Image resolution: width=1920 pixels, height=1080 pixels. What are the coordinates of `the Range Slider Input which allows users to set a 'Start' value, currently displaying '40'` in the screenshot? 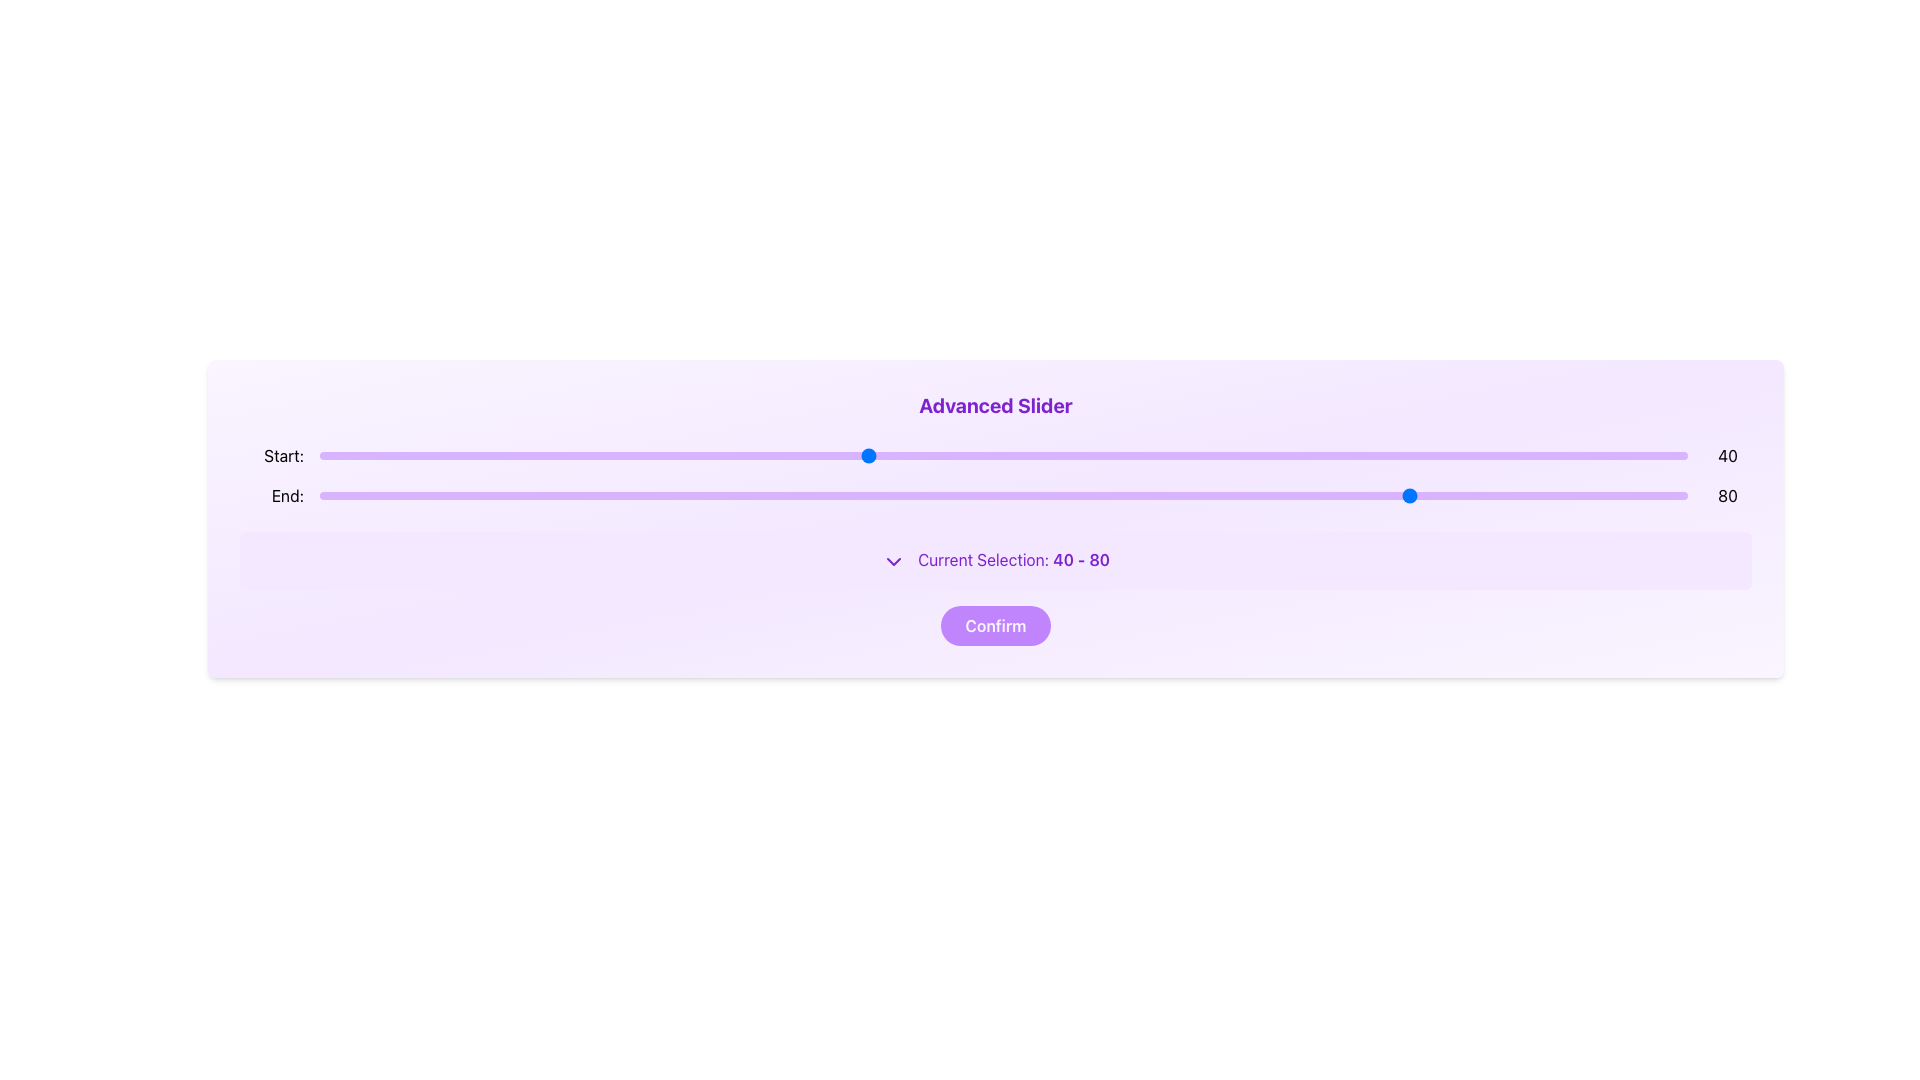 It's located at (996, 455).